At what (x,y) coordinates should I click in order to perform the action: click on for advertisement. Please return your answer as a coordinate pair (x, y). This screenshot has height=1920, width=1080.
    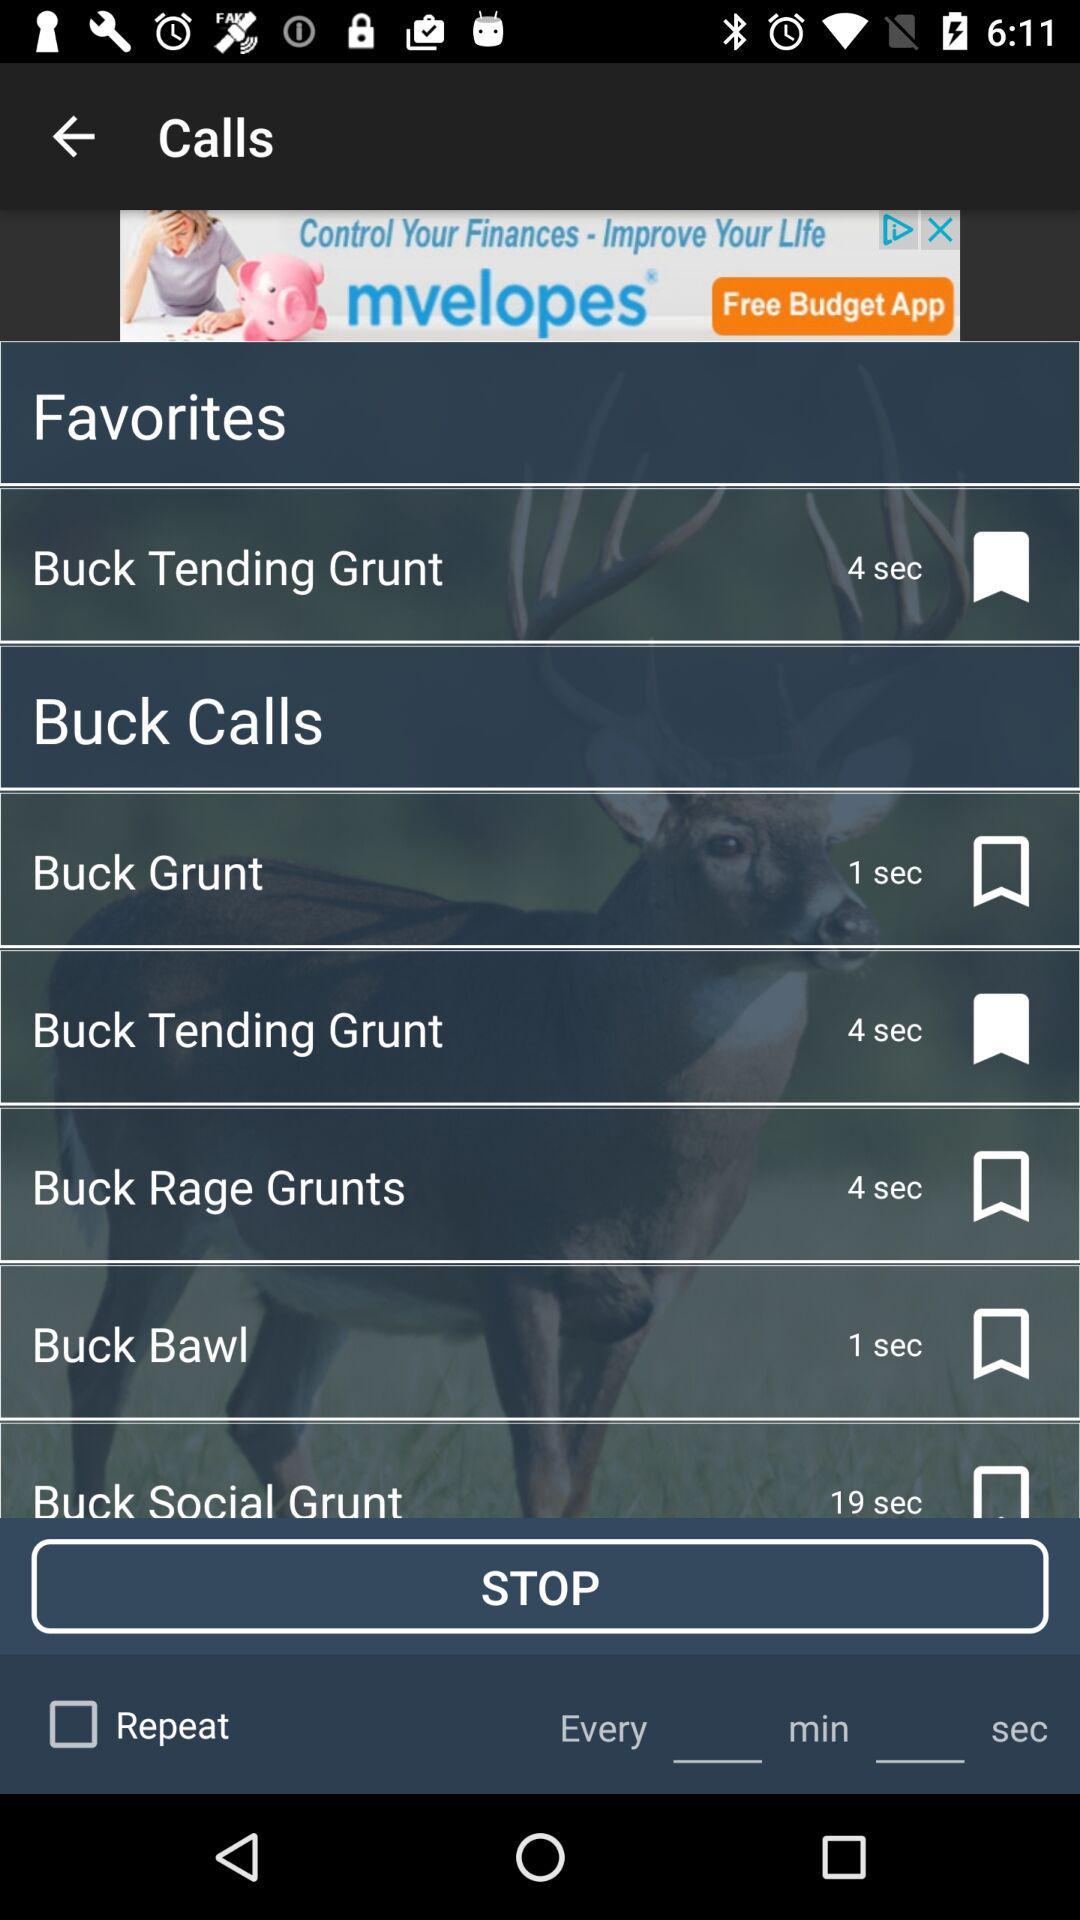
    Looking at the image, I should click on (540, 274).